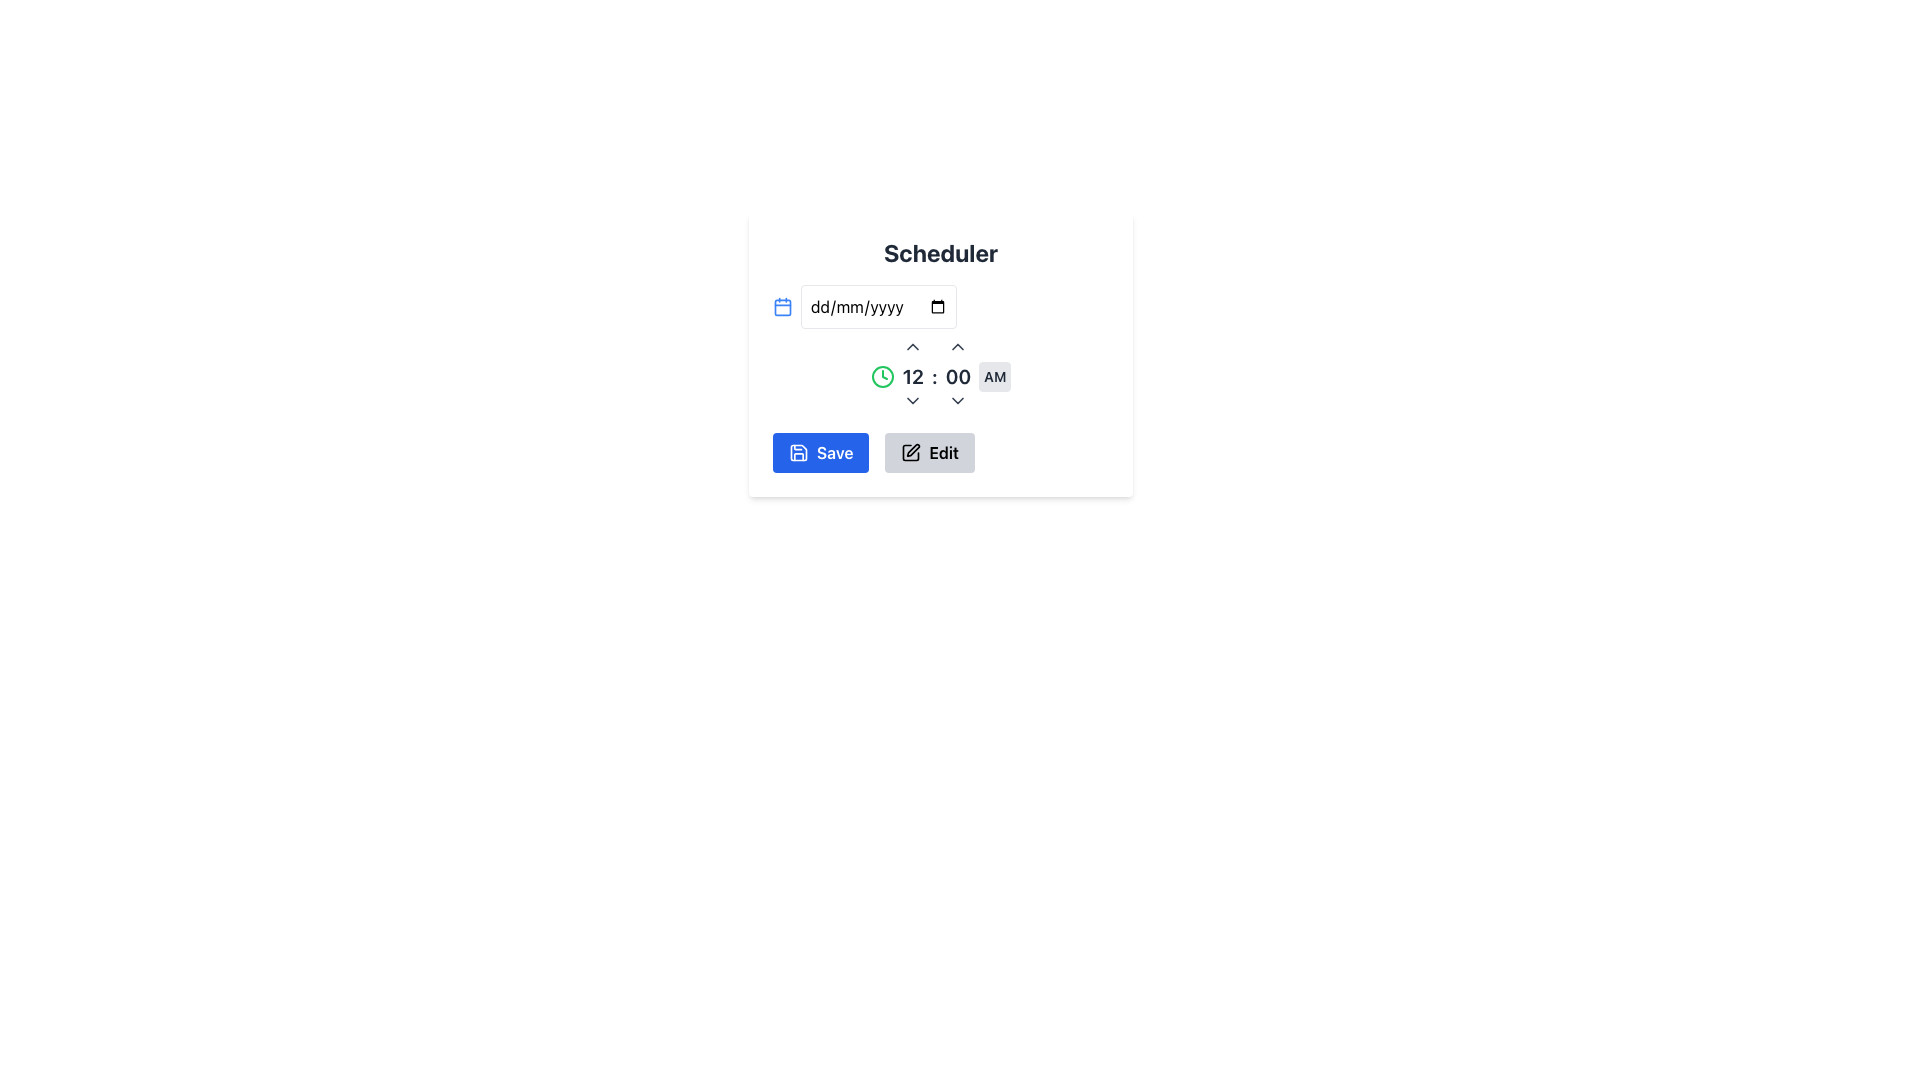 This screenshot has width=1920, height=1080. I want to click on the edit icon located within the 'Edit' button in the bottom-right corner of the interface, so click(910, 452).